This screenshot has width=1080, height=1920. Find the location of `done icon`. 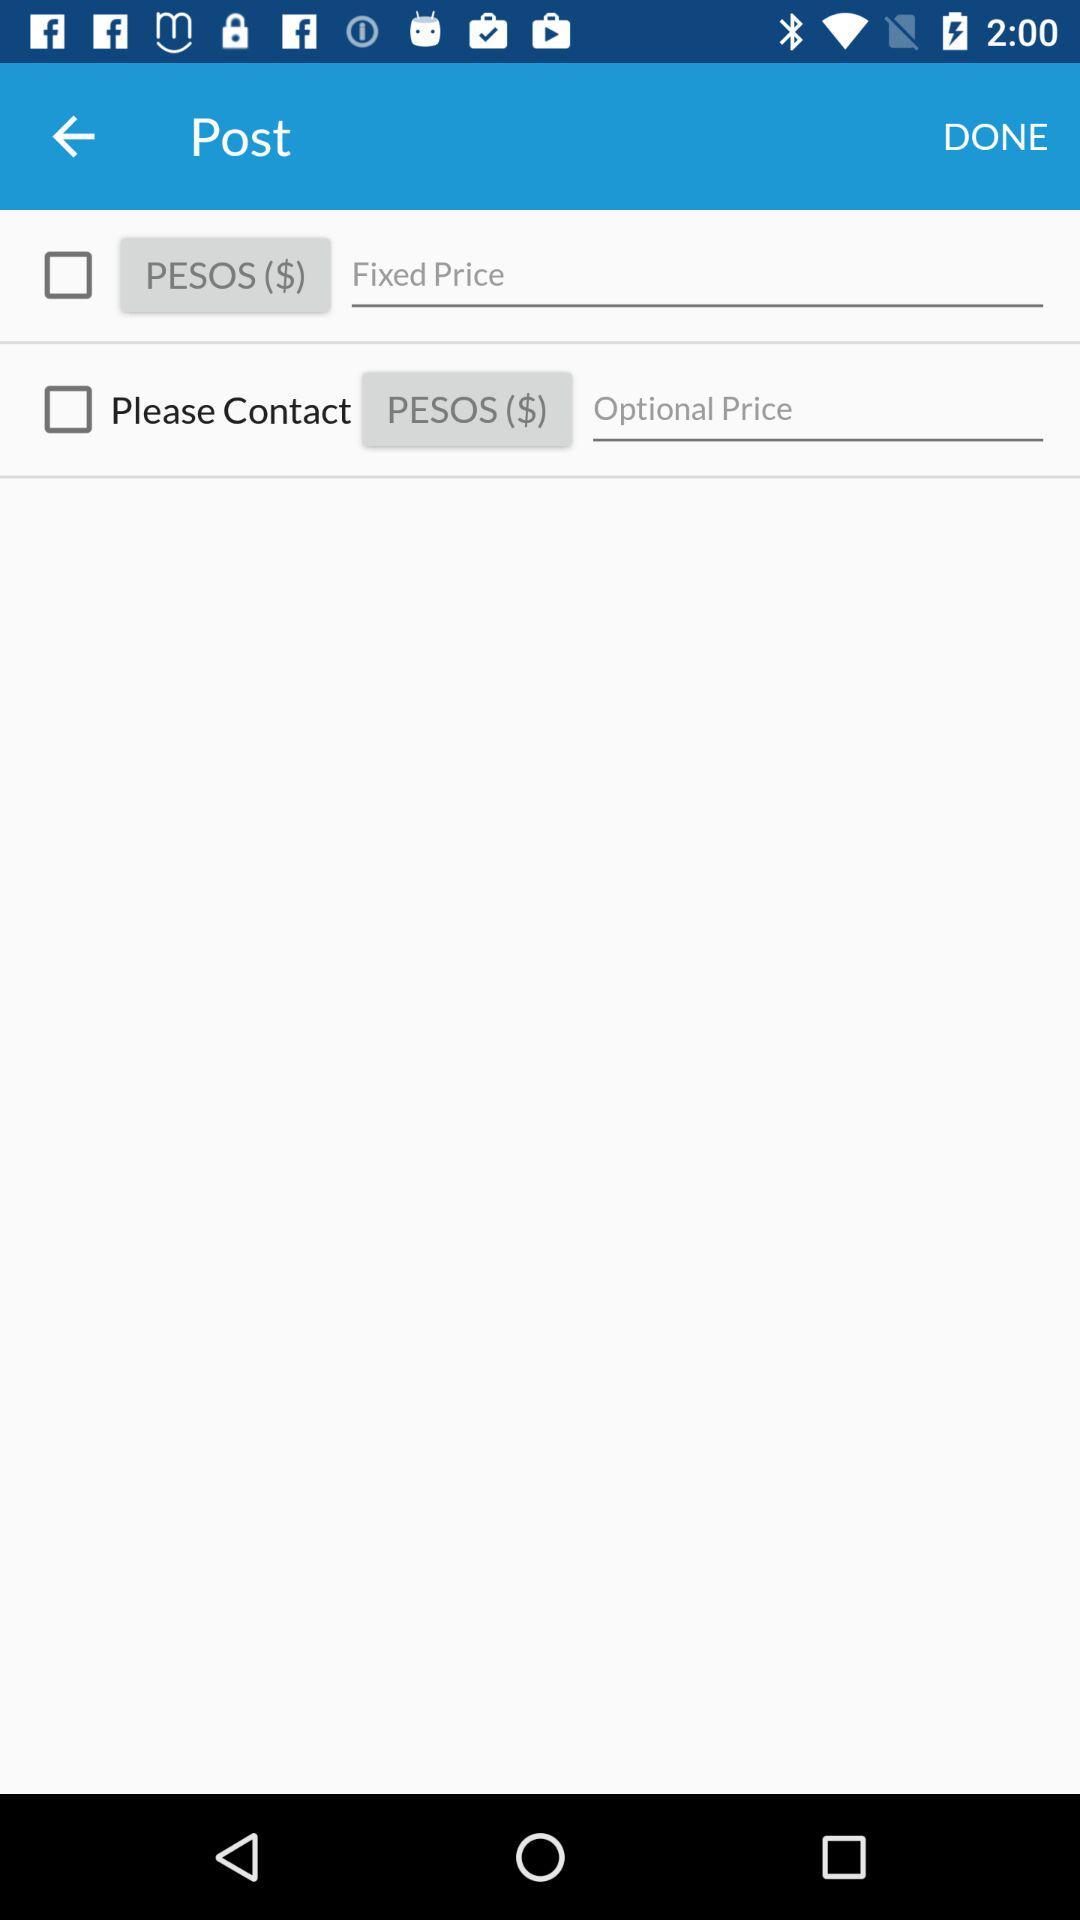

done icon is located at coordinates (995, 135).